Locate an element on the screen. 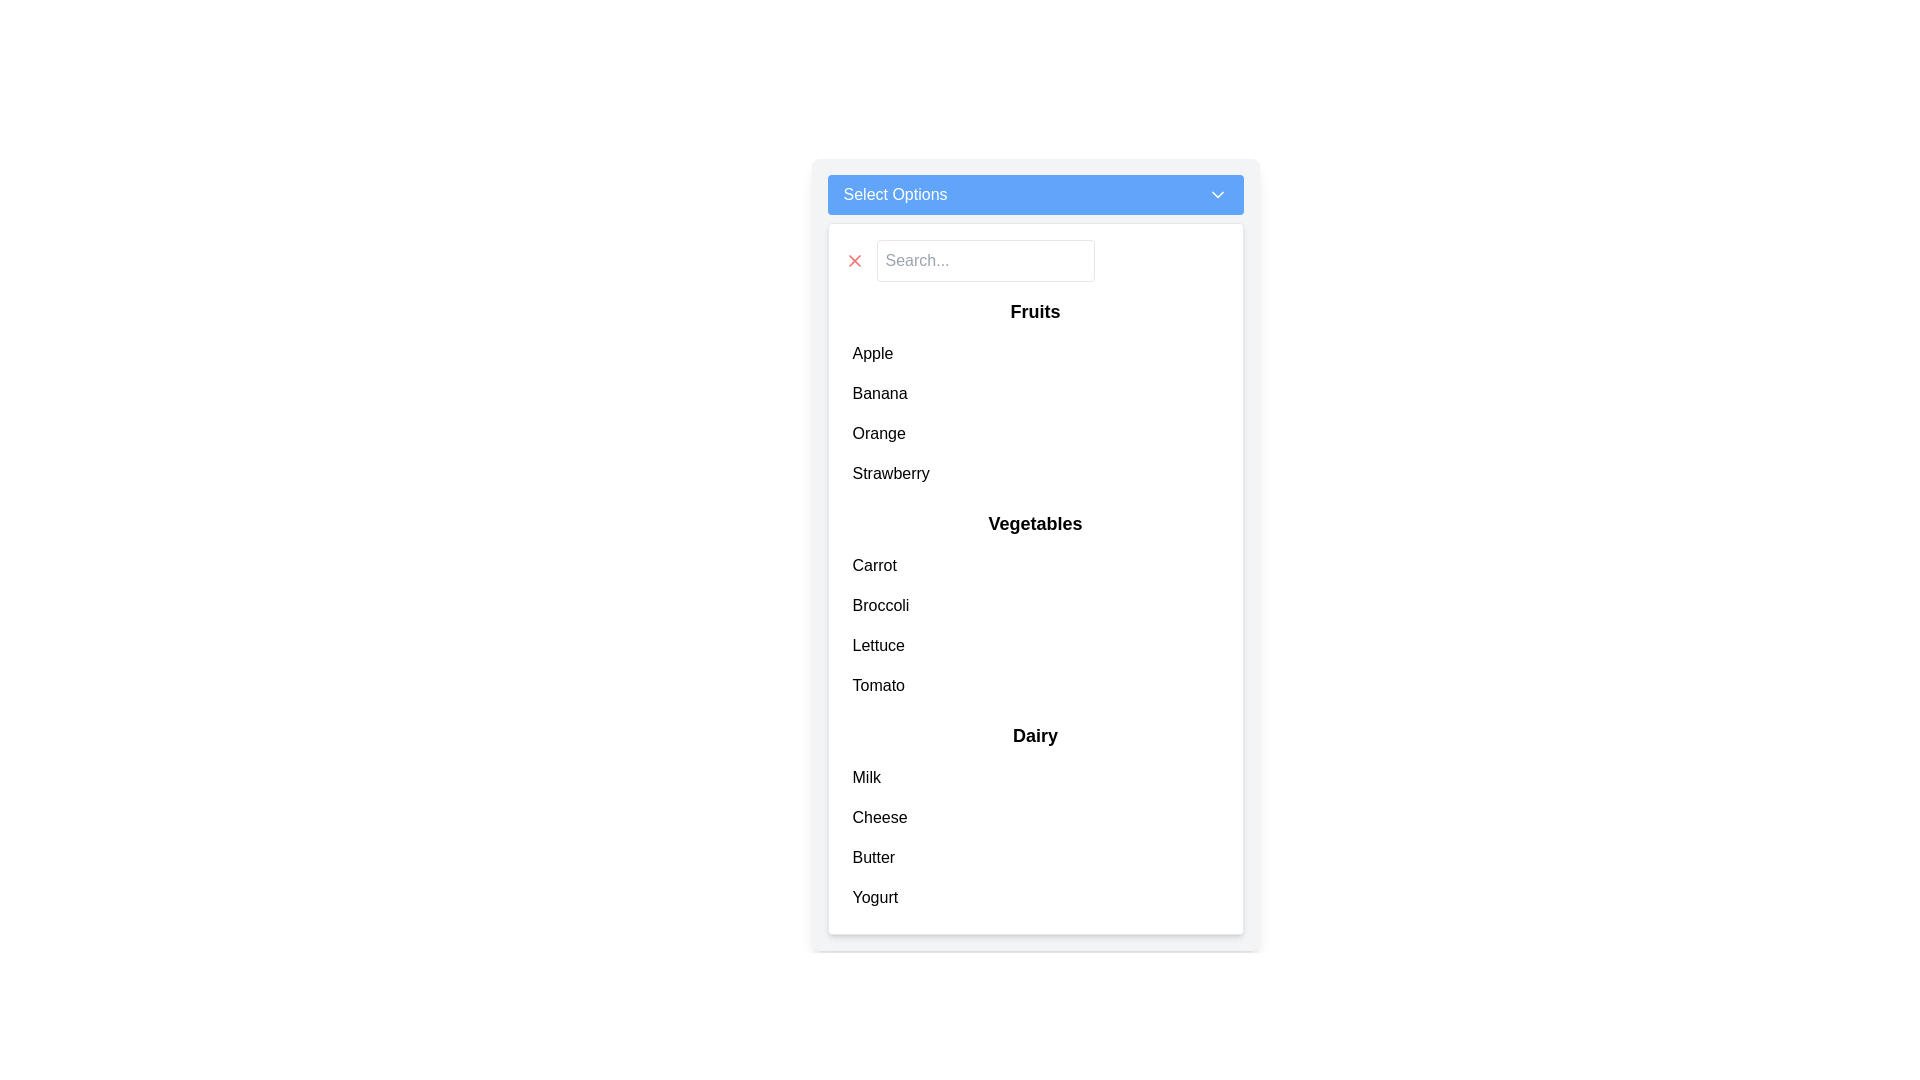 This screenshot has width=1920, height=1080. to select the text 'Strawberry' in the Fruits category list, which is styled in the default font and positioned between 'Orange' and 'Vegetables' is located at coordinates (890, 474).